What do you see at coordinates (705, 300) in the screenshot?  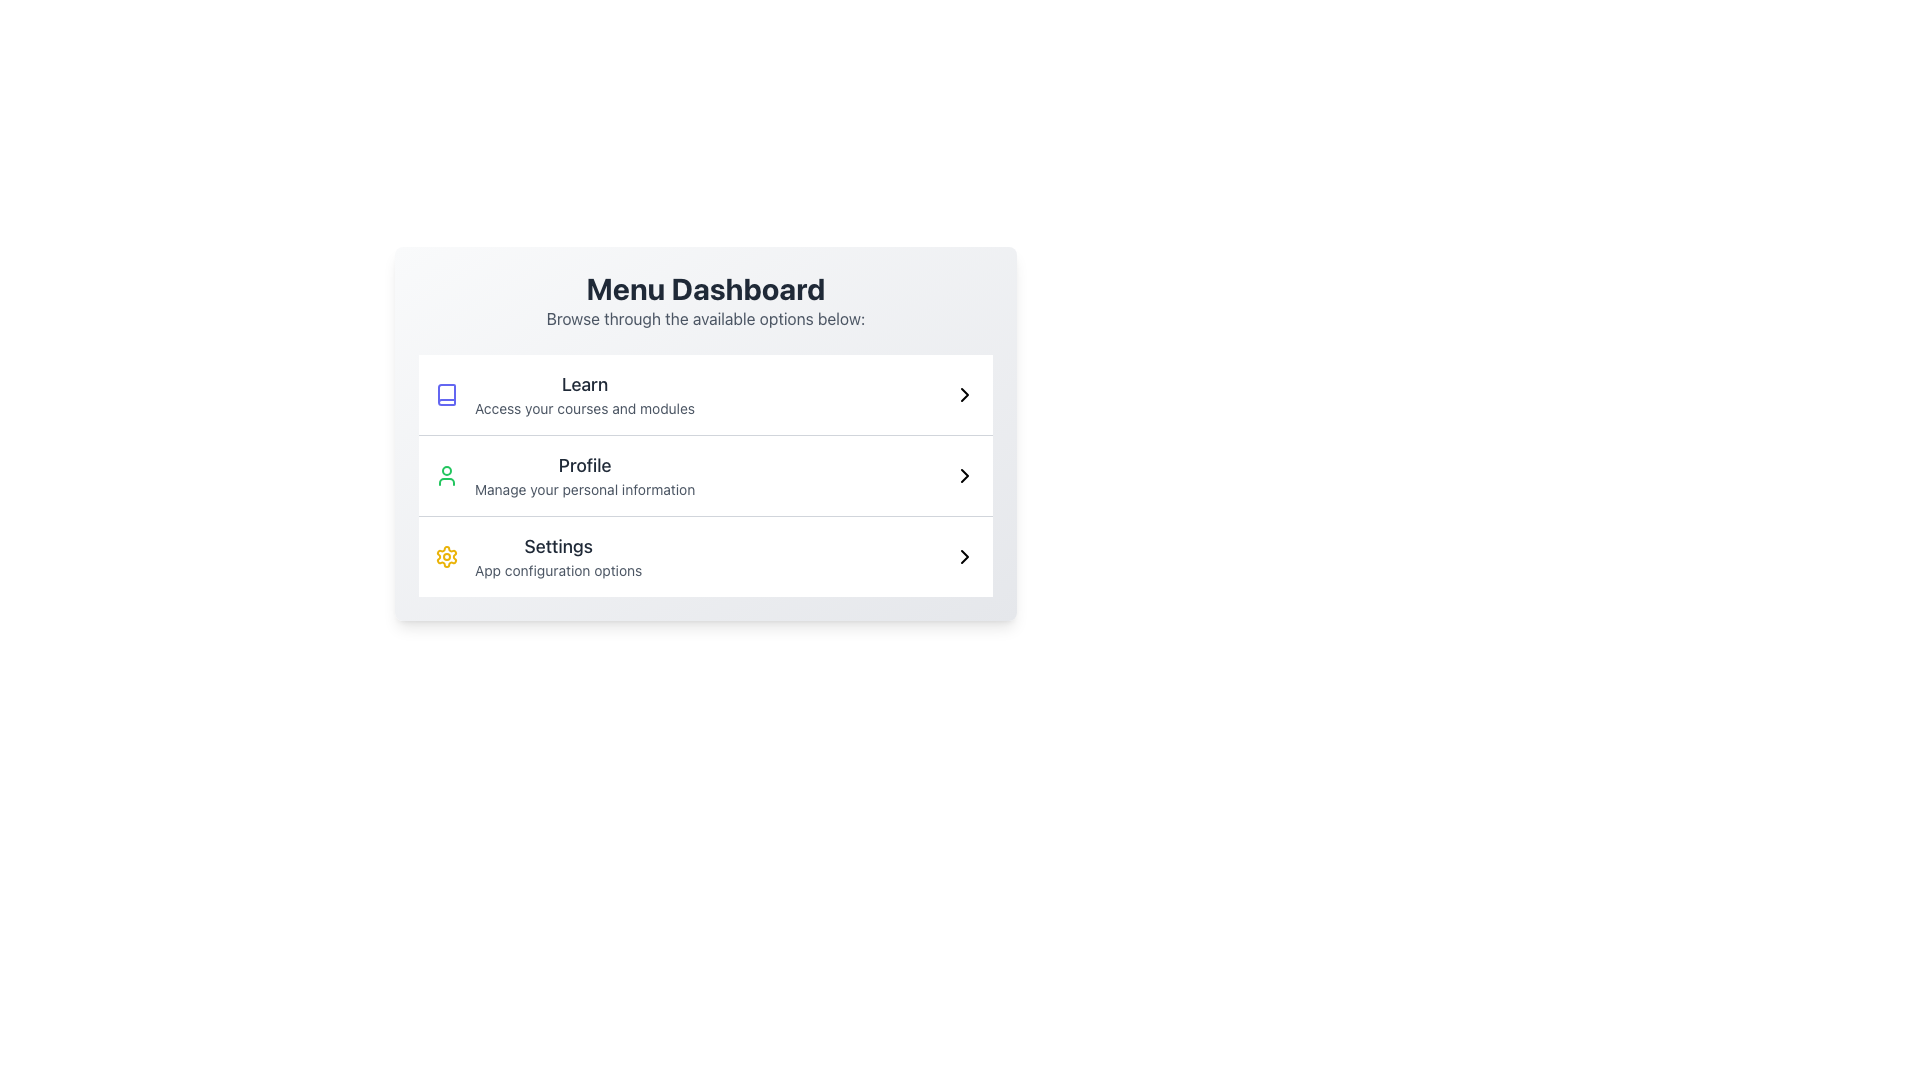 I see `text block located at the top of the white rounded corner box, which provides a heading and description for the options below, including 'Learn,' 'Profile,' and 'Settings.'` at bounding box center [705, 300].